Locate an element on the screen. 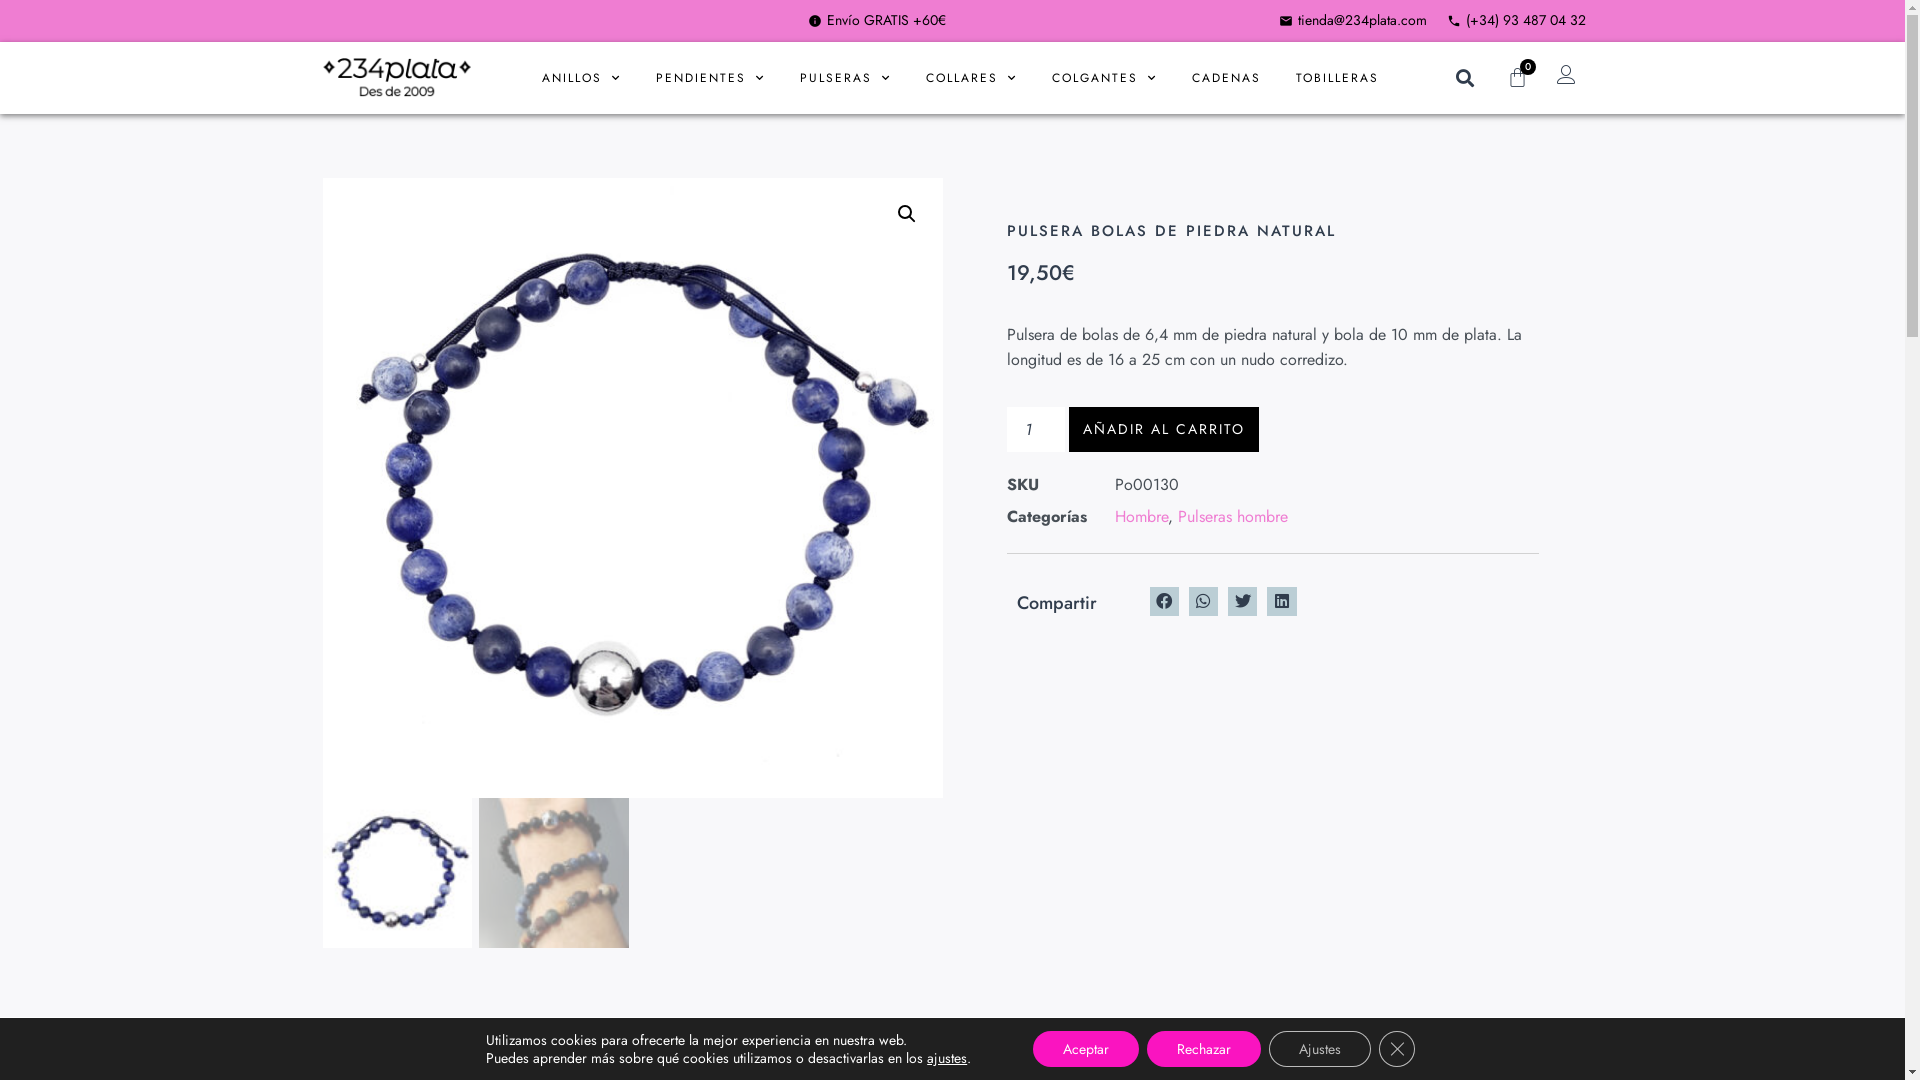 The image size is (1920, 1080). 'Hombre' is located at coordinates (1140, 515).